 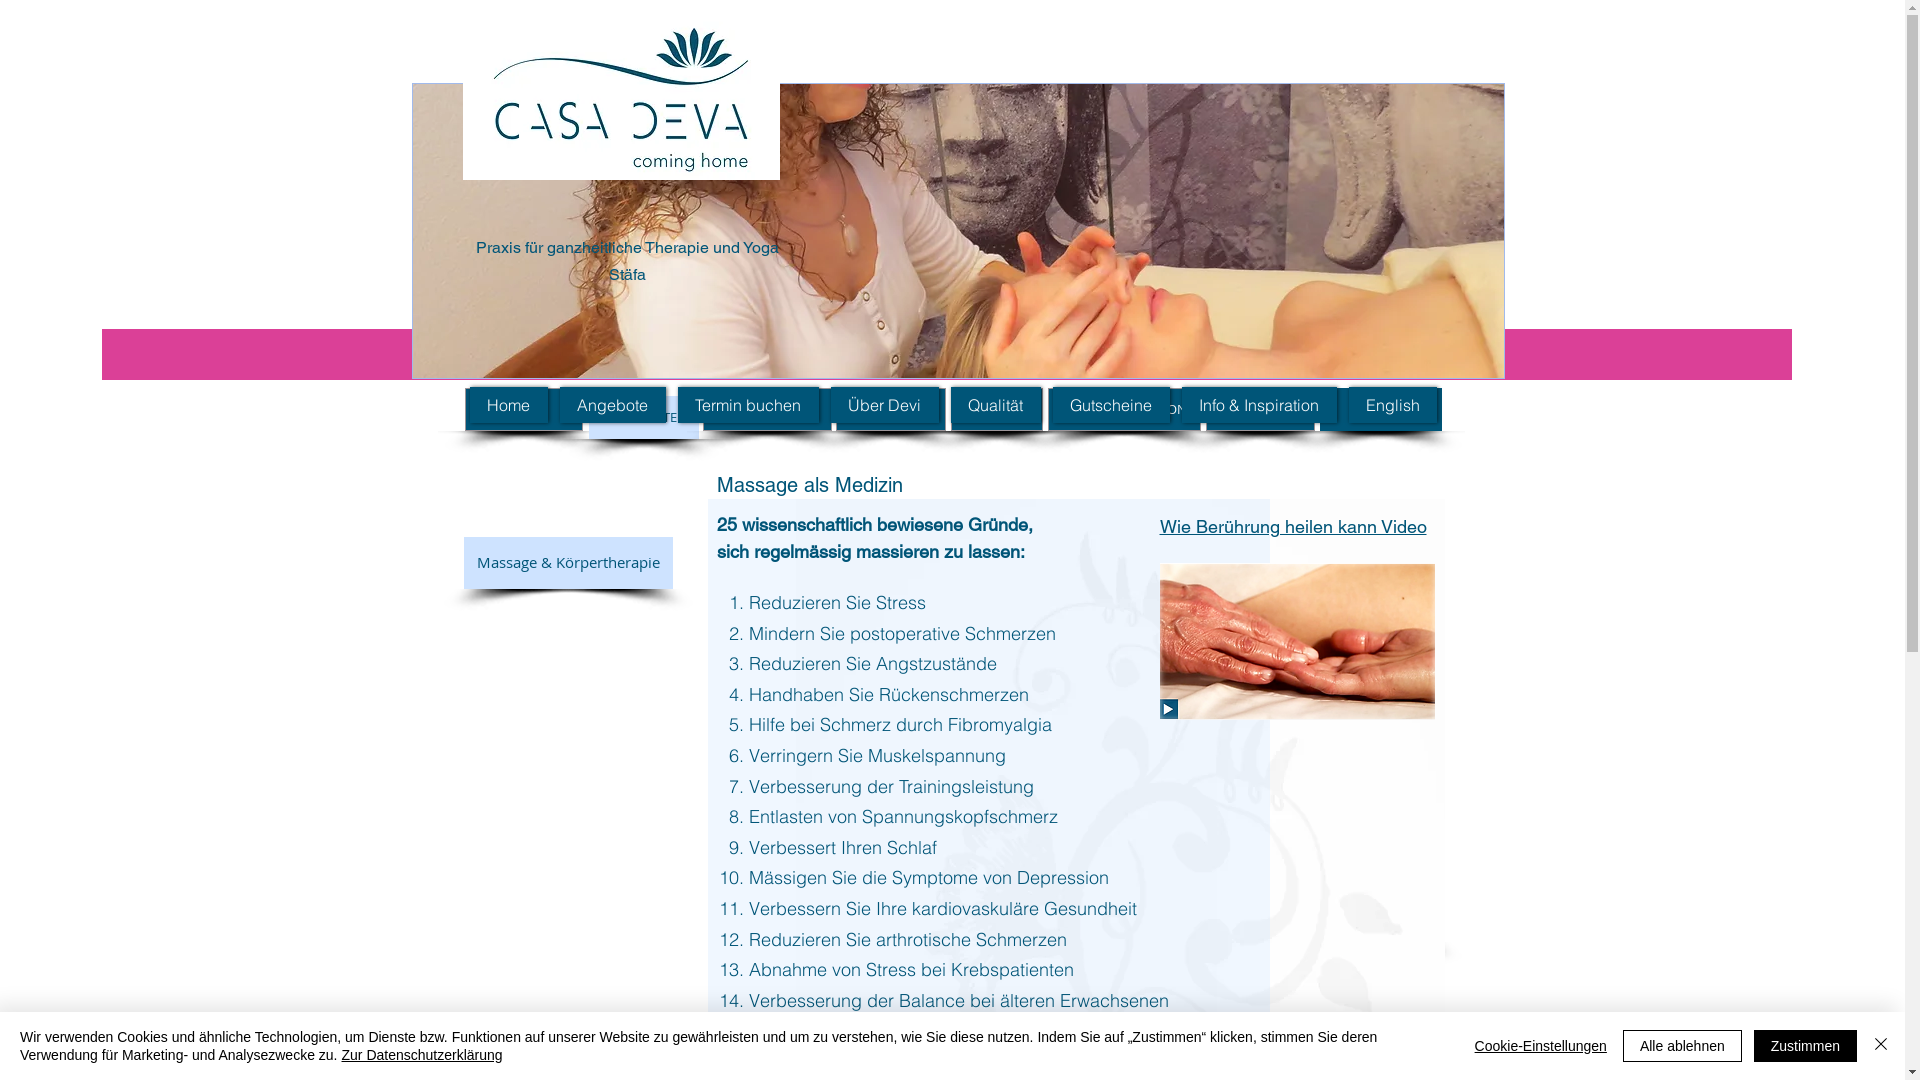 I want to click on 'HOME', so click(x=523, y=408).